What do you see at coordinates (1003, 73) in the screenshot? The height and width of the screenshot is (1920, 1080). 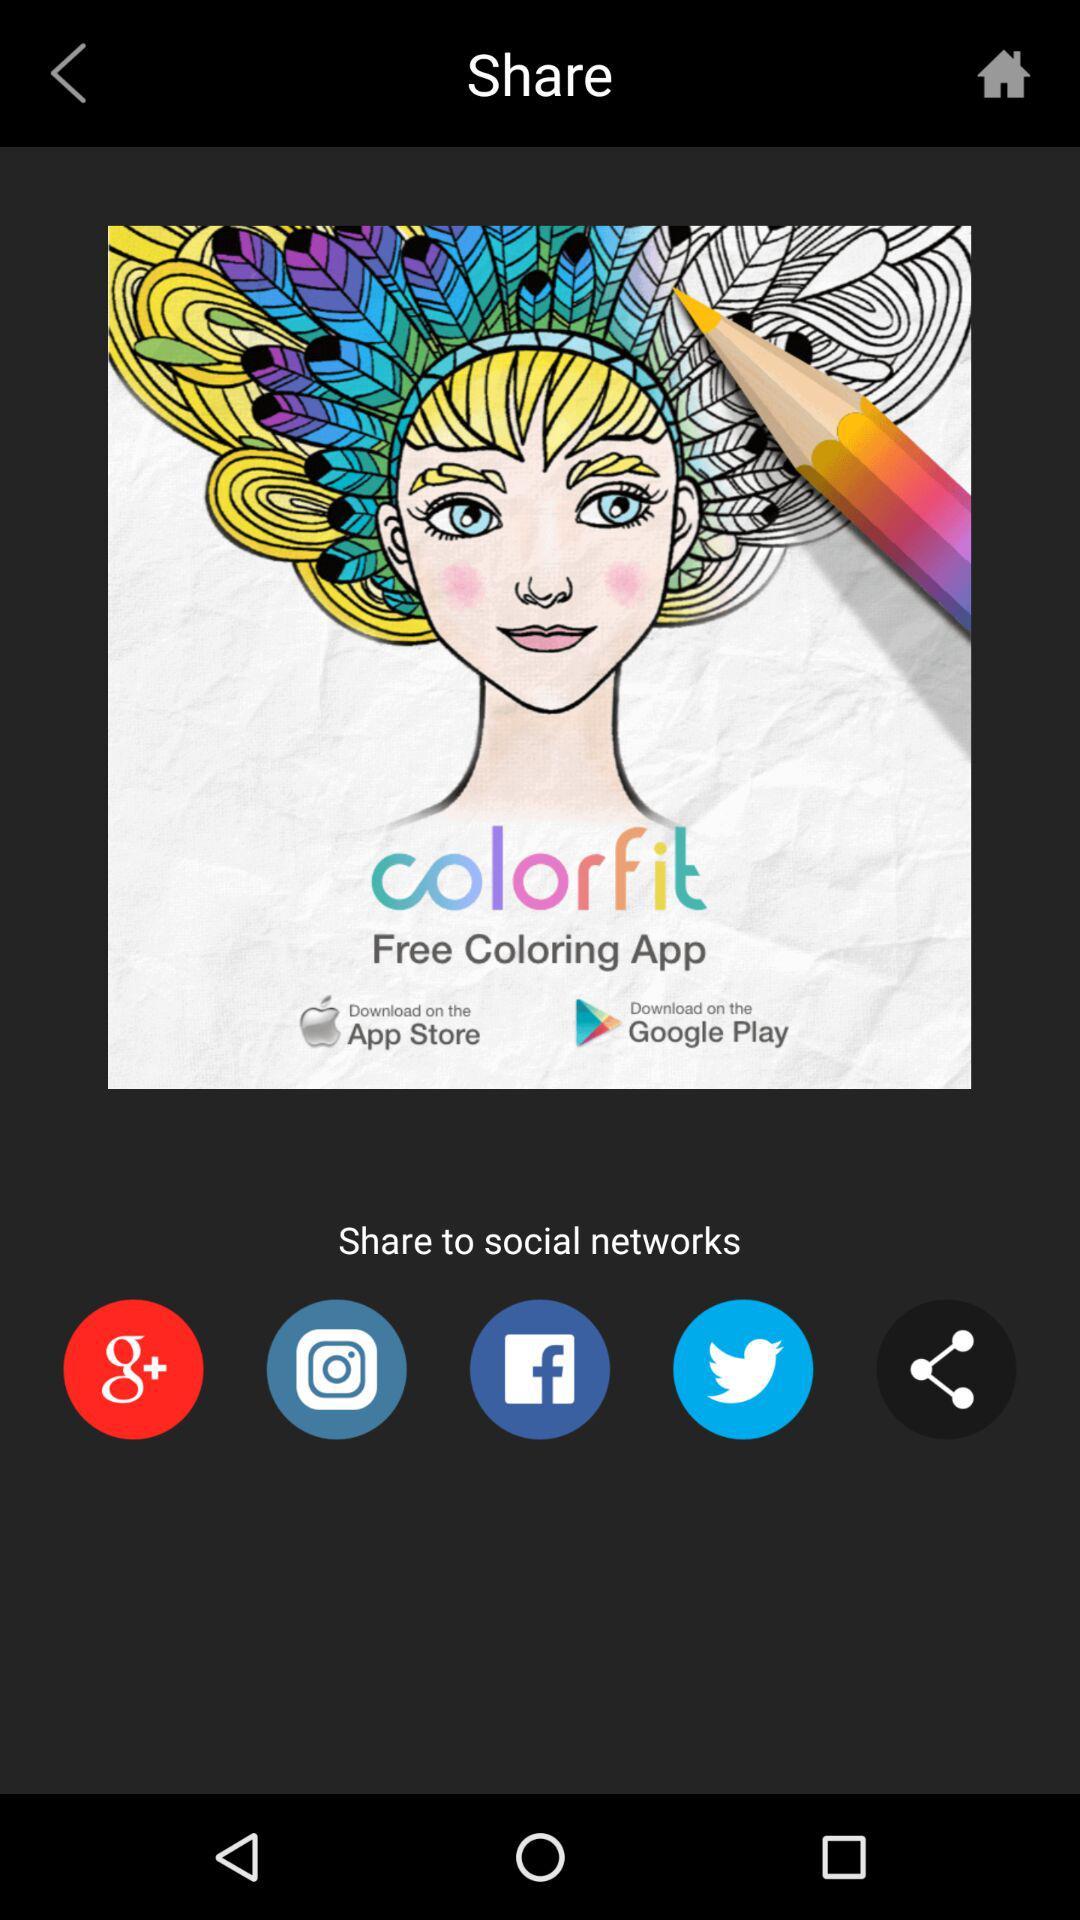 I see `item next to the share icon` at bounding box center [1003, 73].